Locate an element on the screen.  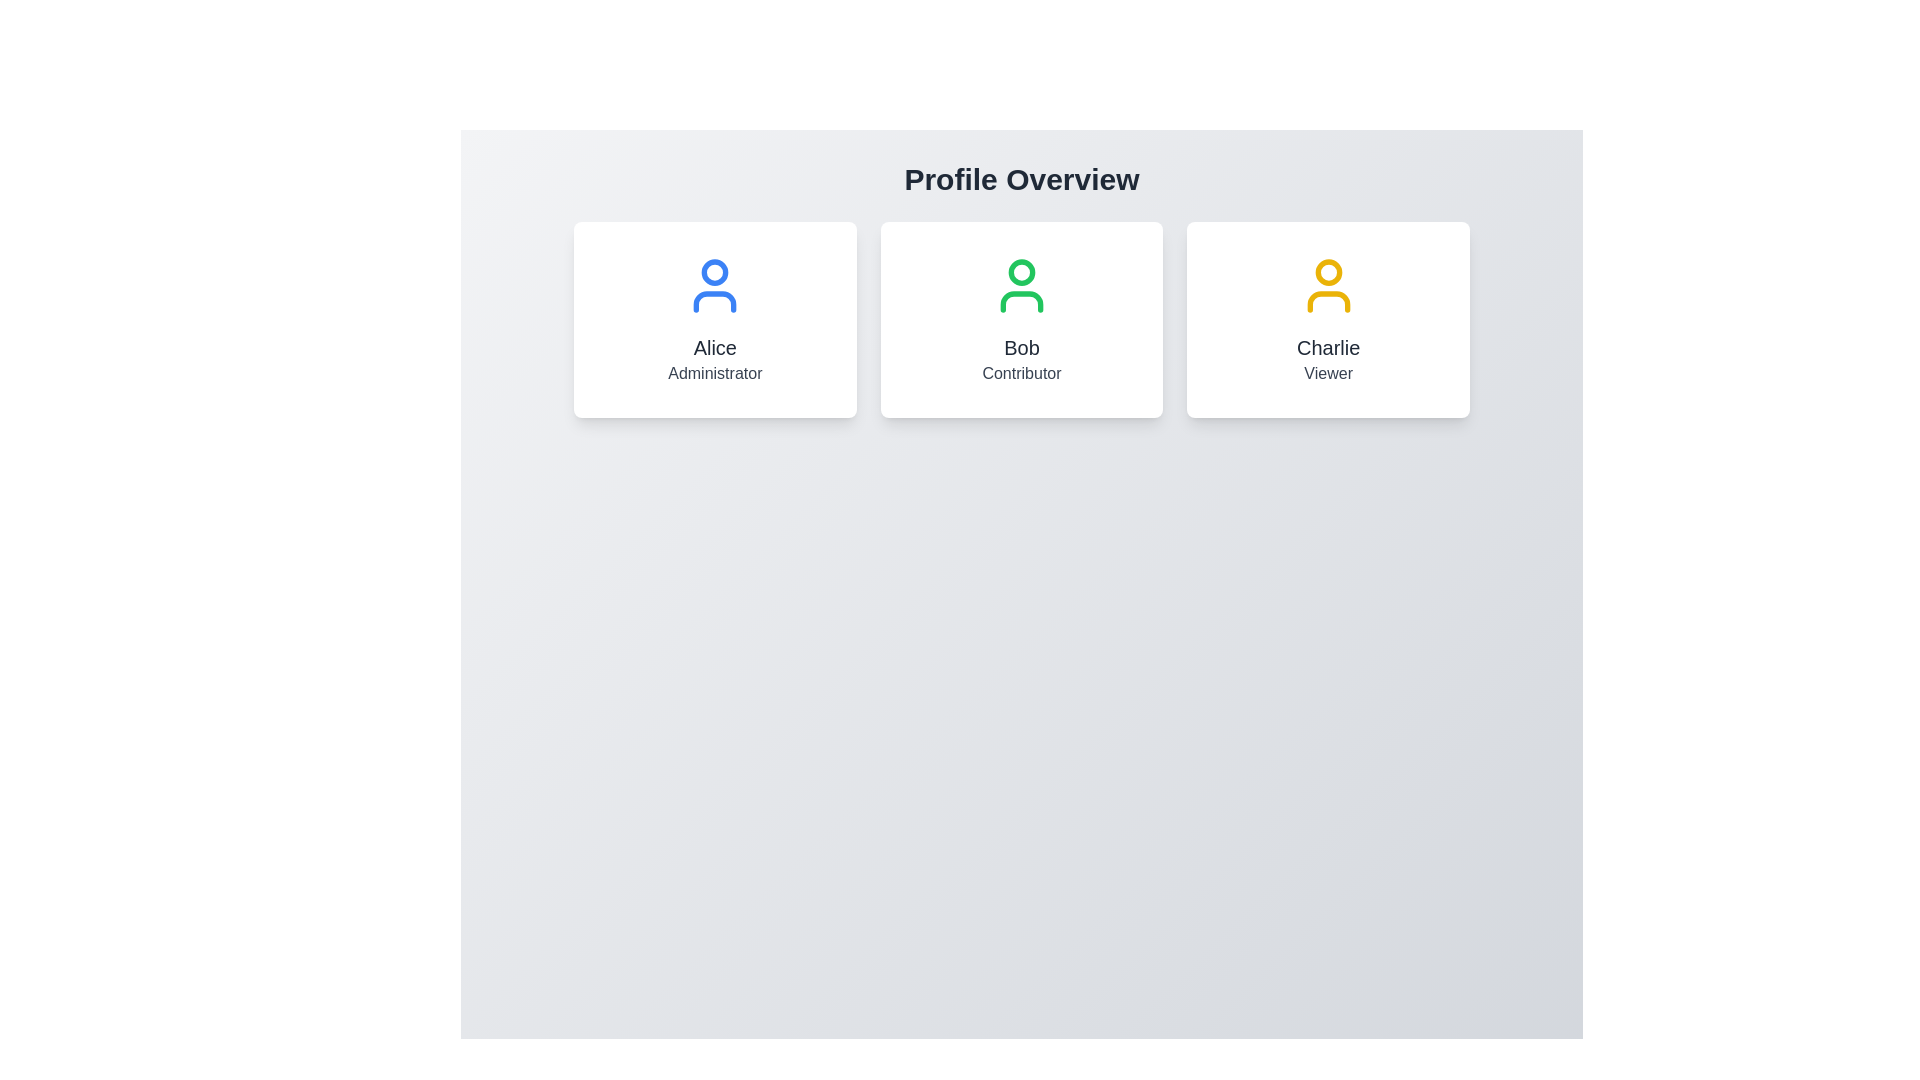
the user profile icon, which is a green silhouette representing a user, located in the middle card titled 'Bob' under 'Profile Overview' is located at coordinates (1022, 285).